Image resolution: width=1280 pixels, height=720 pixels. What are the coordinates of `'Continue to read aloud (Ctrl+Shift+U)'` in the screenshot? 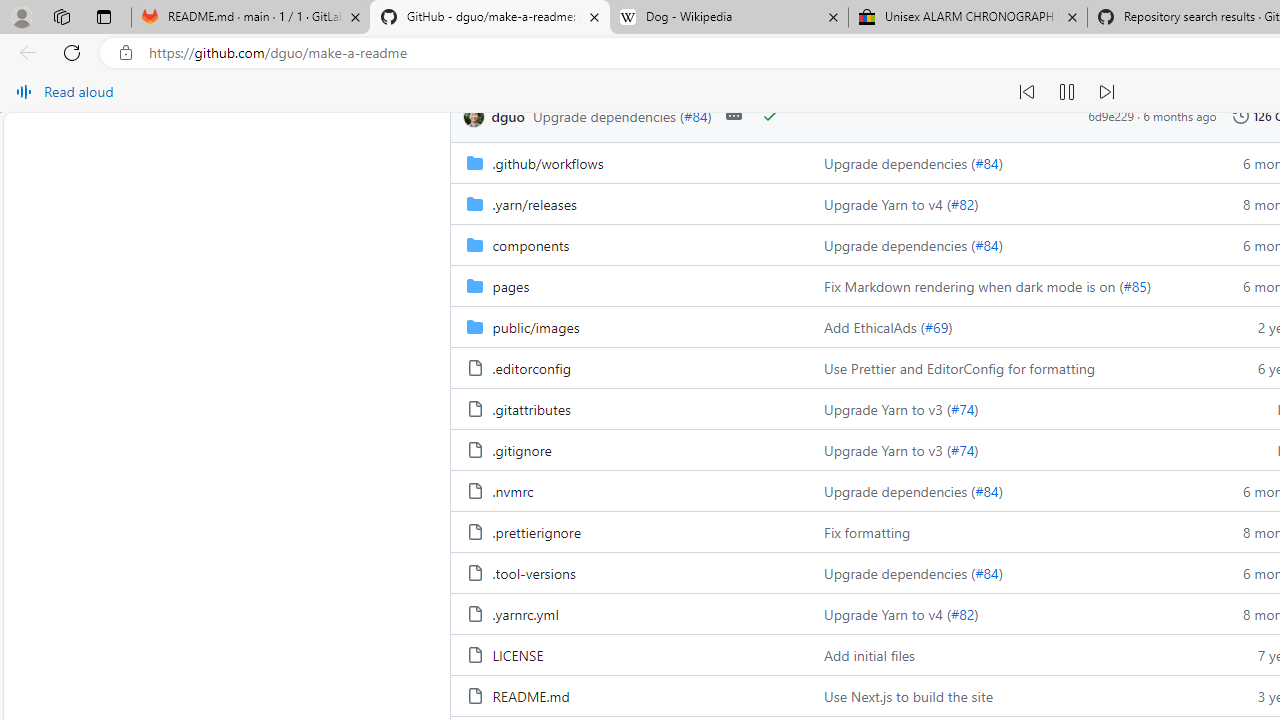 It's located at (1065, 92).